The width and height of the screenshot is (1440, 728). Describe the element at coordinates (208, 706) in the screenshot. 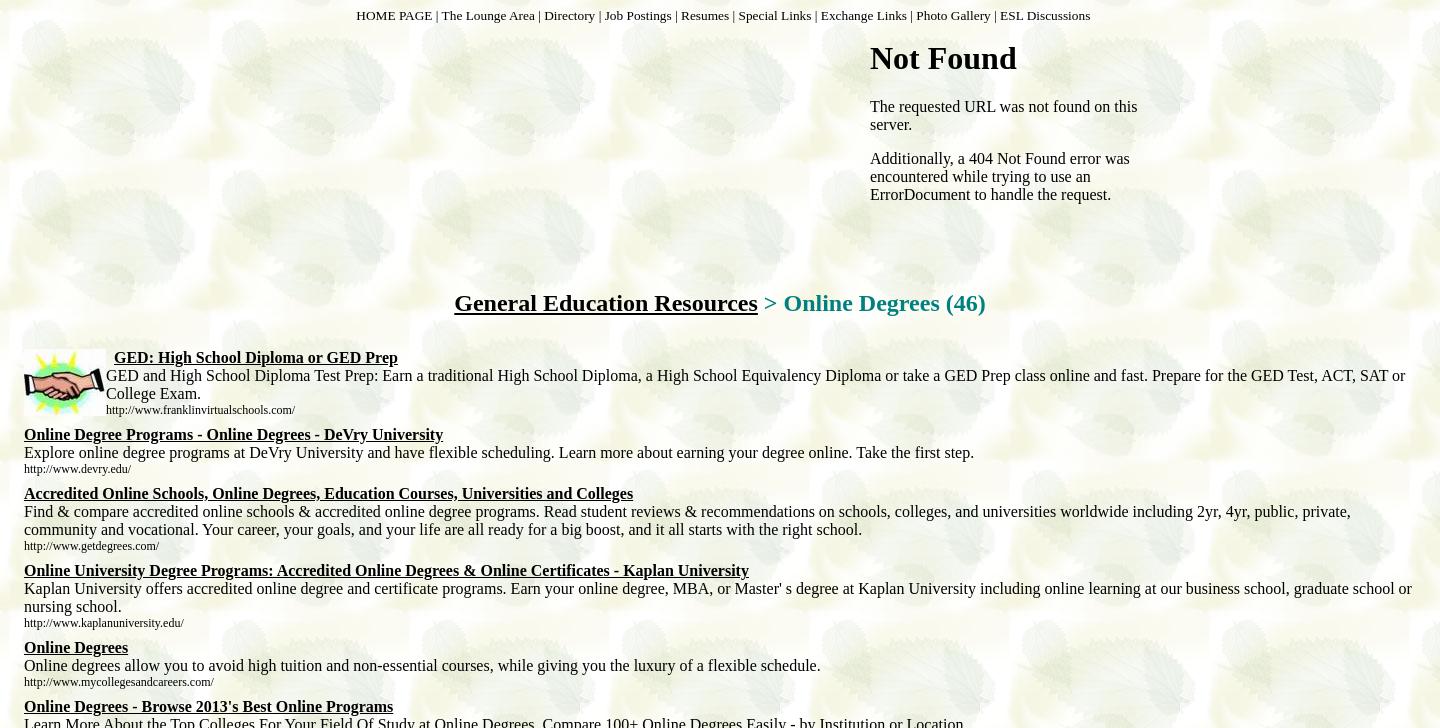

I see `'Online Degrees - Browse 2013's Best Online Programs'` at that location.